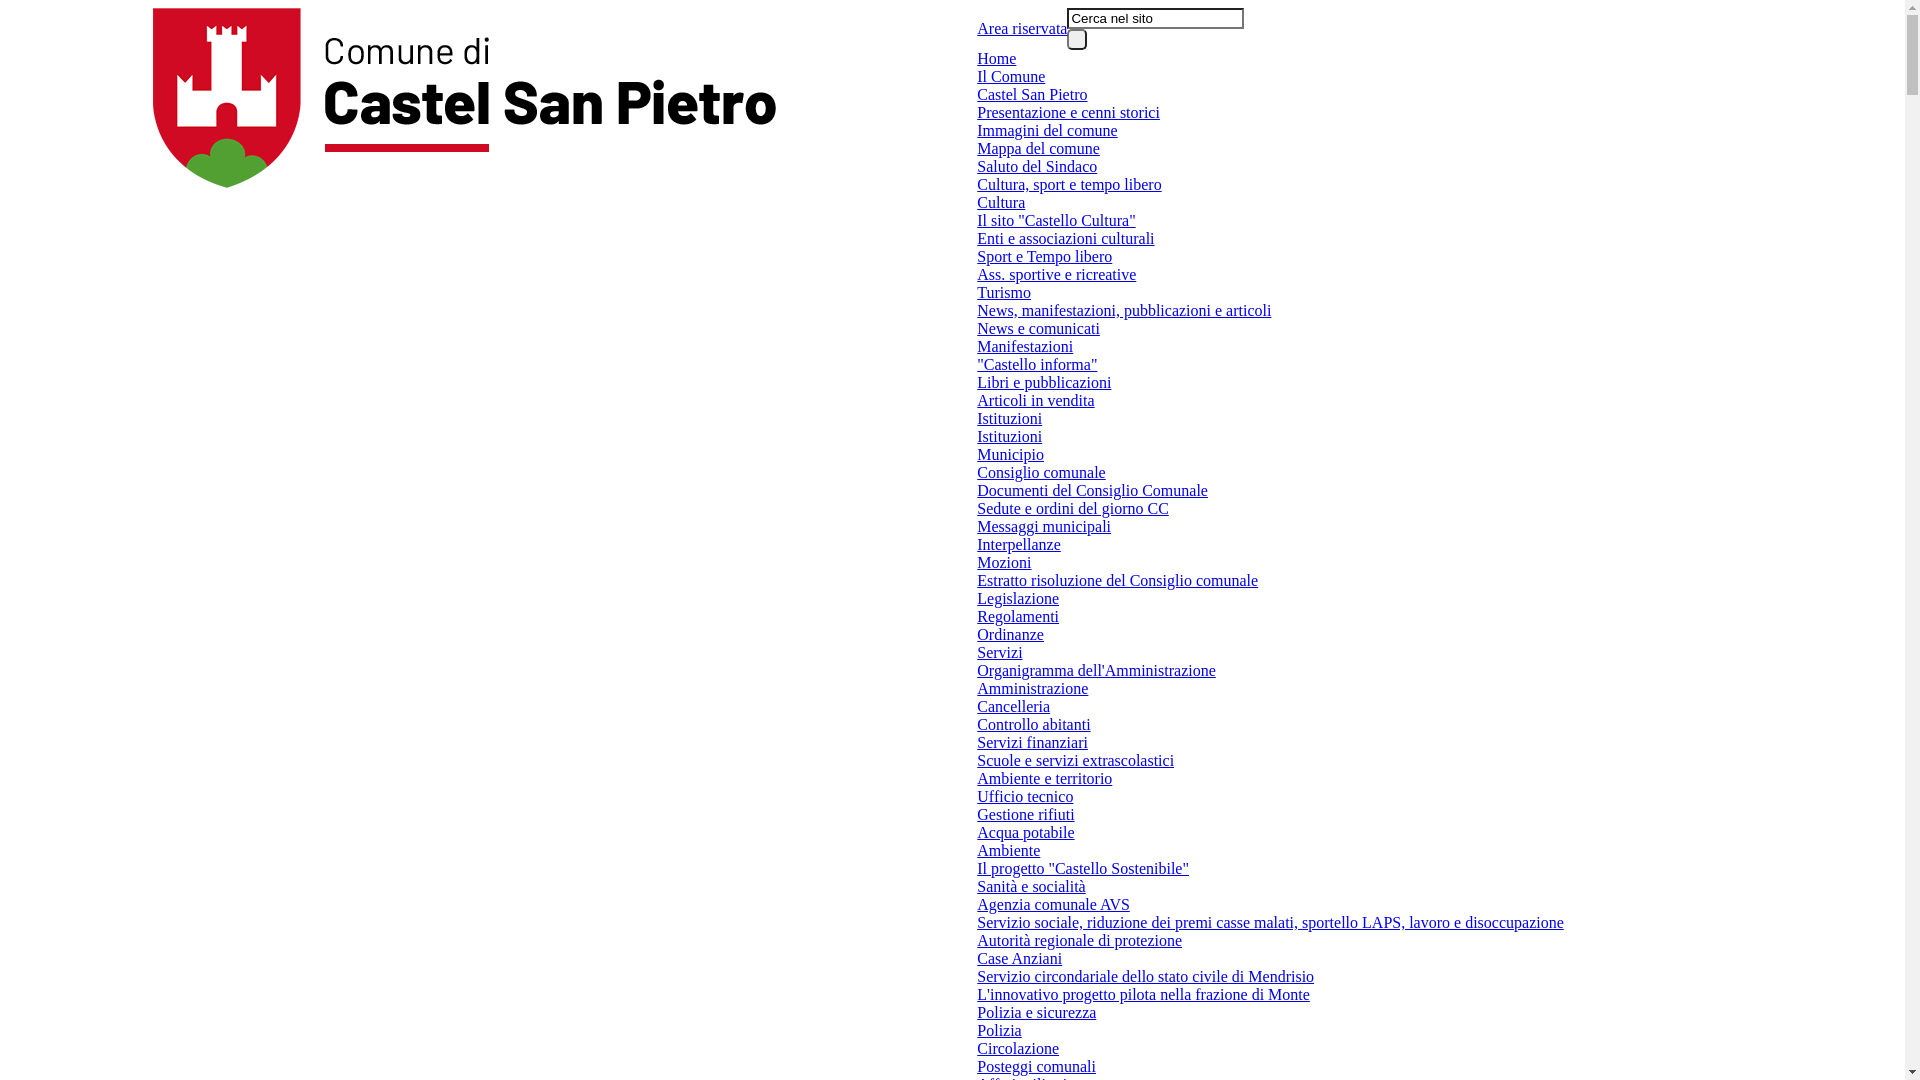  What do you see at coordinates (1064, 238) in the screenshot?
I see `'Enti e associazioni culturali'` at bounding box center [1064, 238].